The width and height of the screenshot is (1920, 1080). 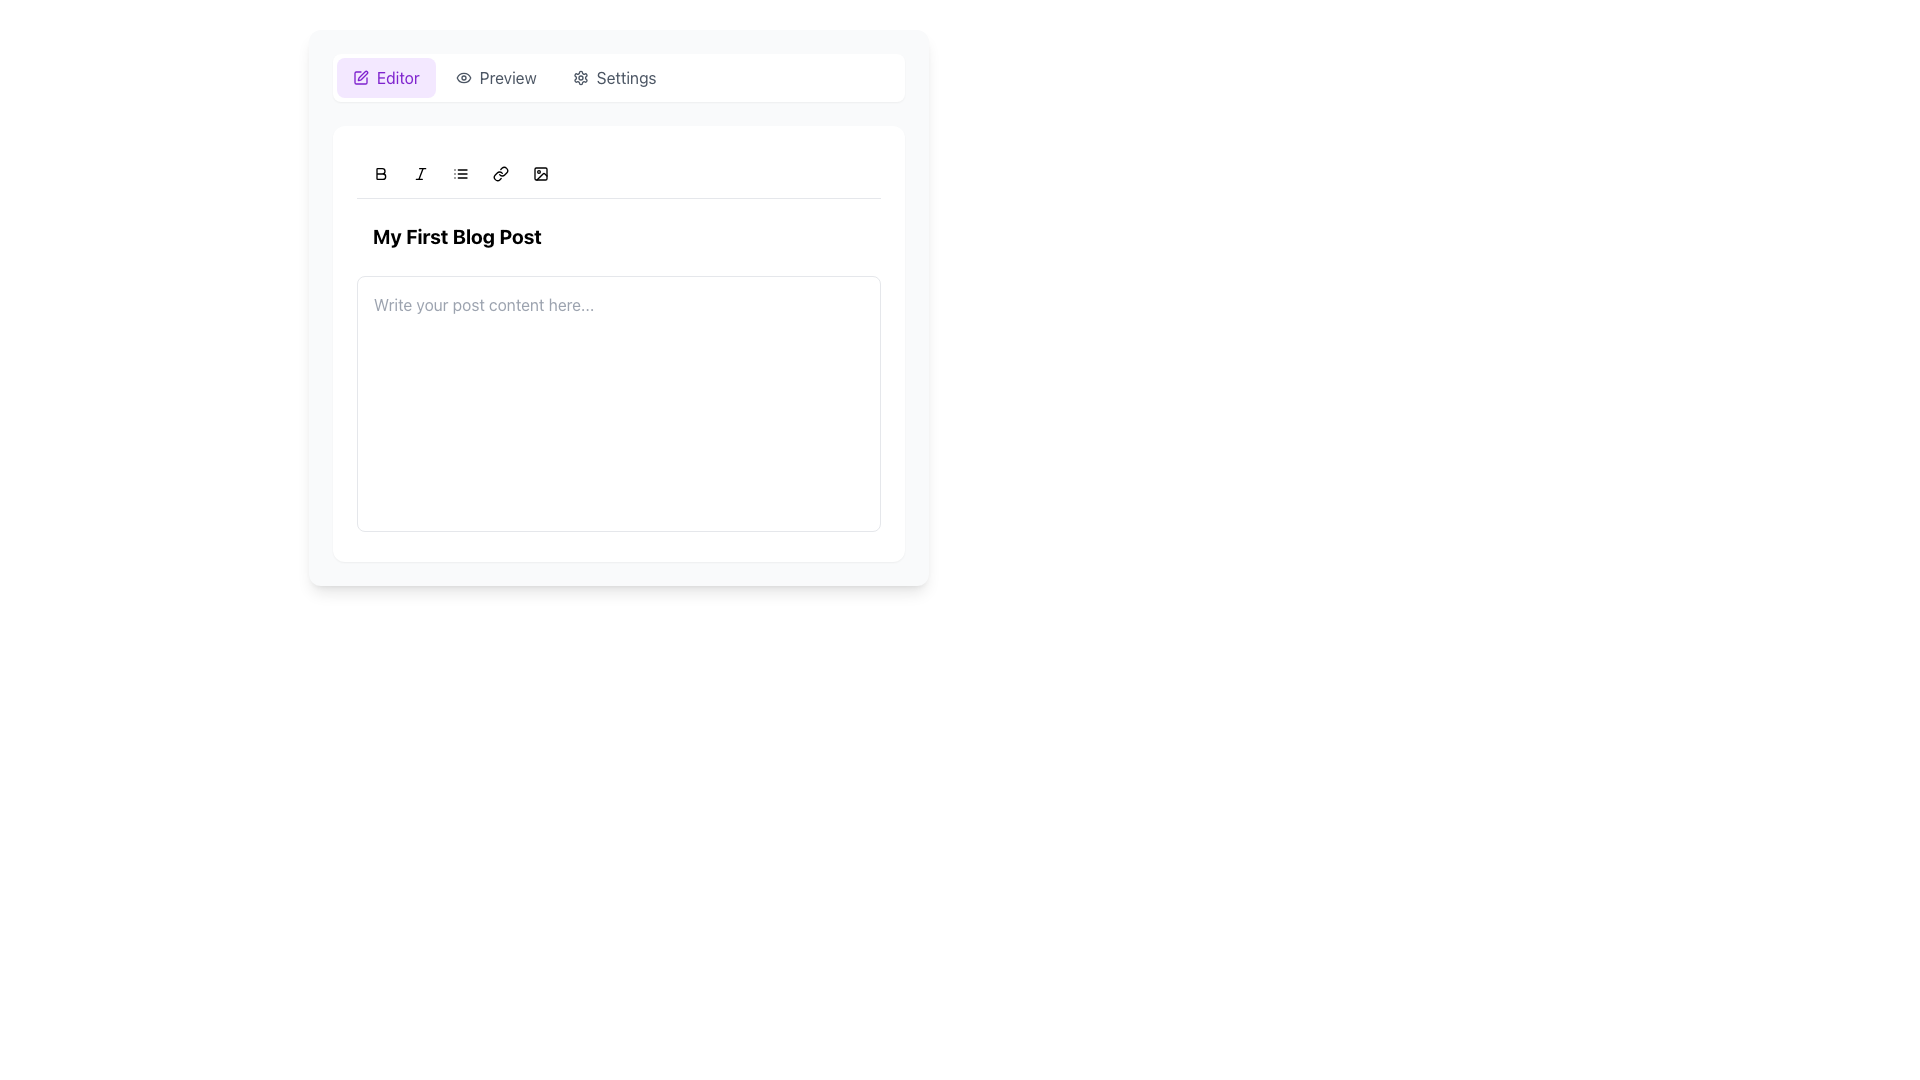 What do you see at coordinates (360, 76) in the screenshot?
I see `the editing icon located within the 'Editor' button at the top left of the interface, positioned to the left of the button's text label 'Editor'` at bounding box center [360, 76].